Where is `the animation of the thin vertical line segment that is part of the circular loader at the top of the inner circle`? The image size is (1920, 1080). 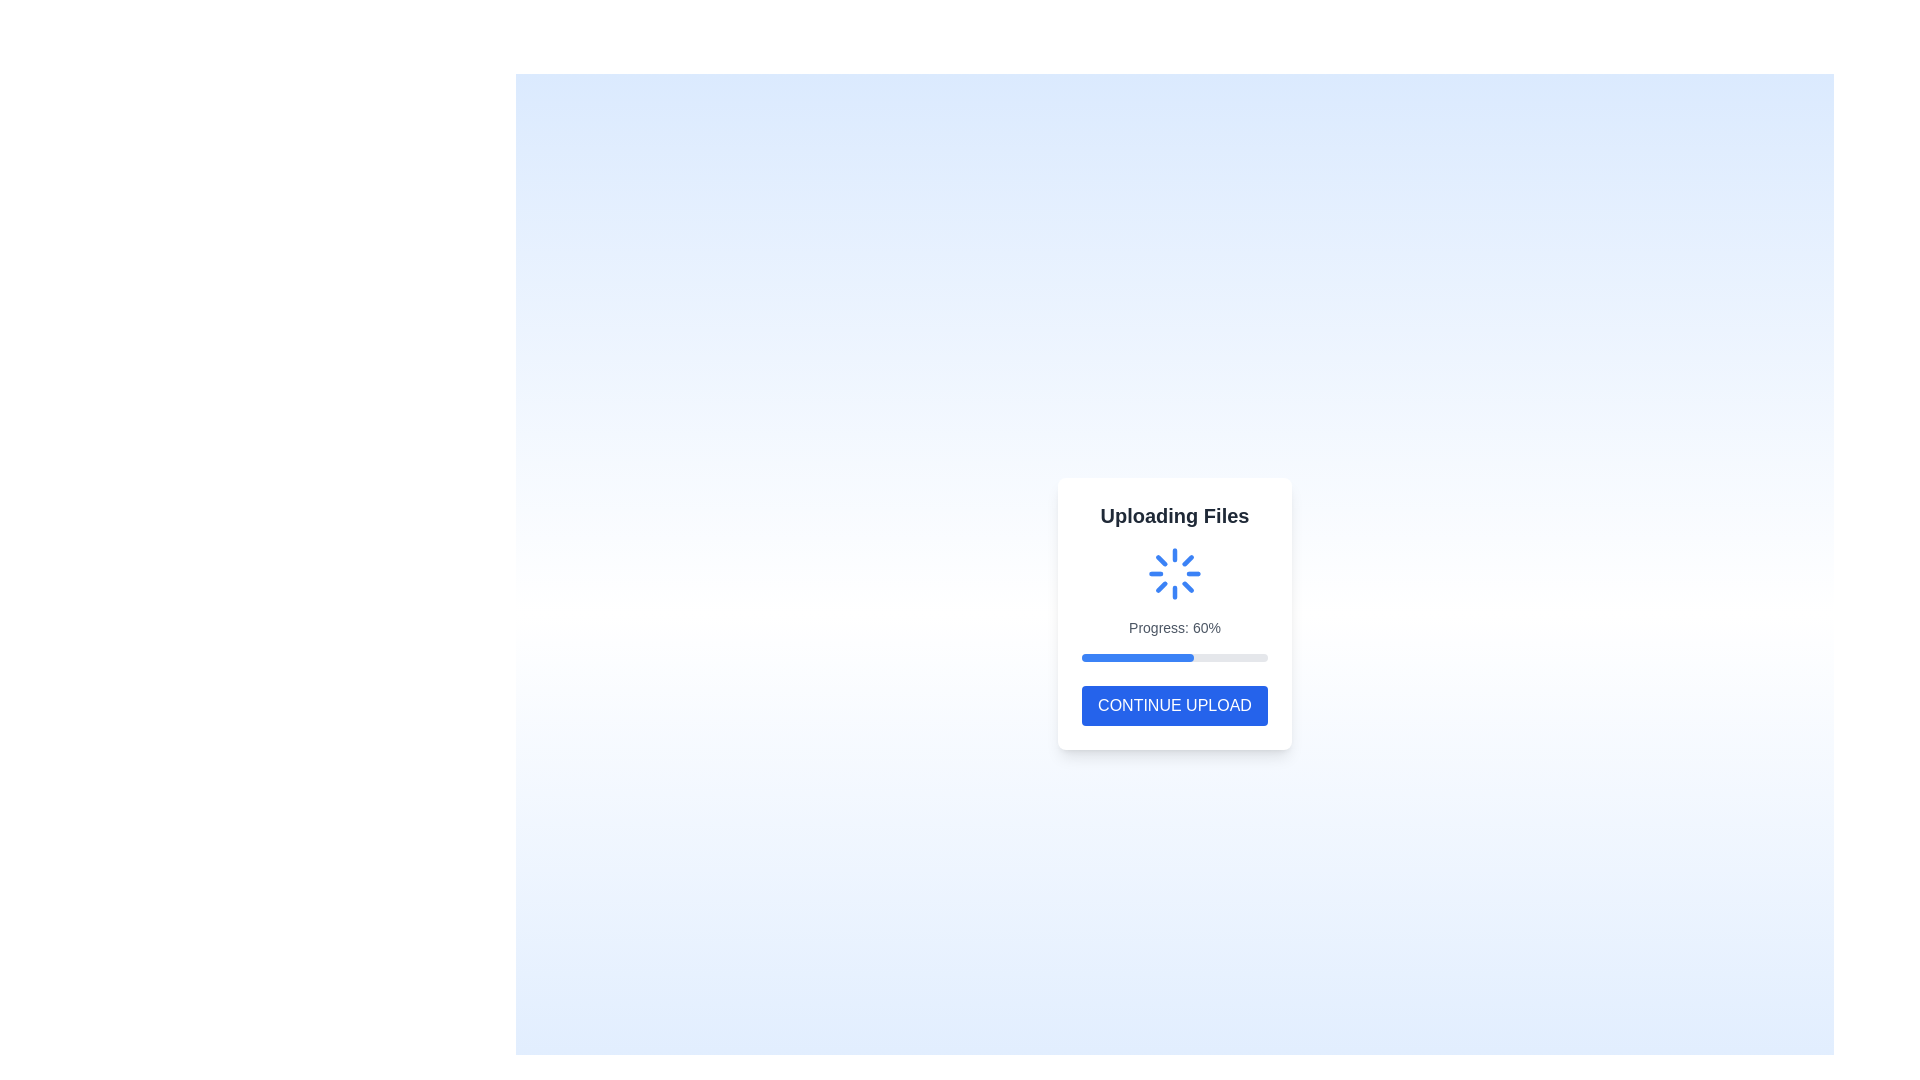 the animation of the thin vertical line segment that is part of the circular loader at the top of the inner circle is located at coordinates (1180, 590).